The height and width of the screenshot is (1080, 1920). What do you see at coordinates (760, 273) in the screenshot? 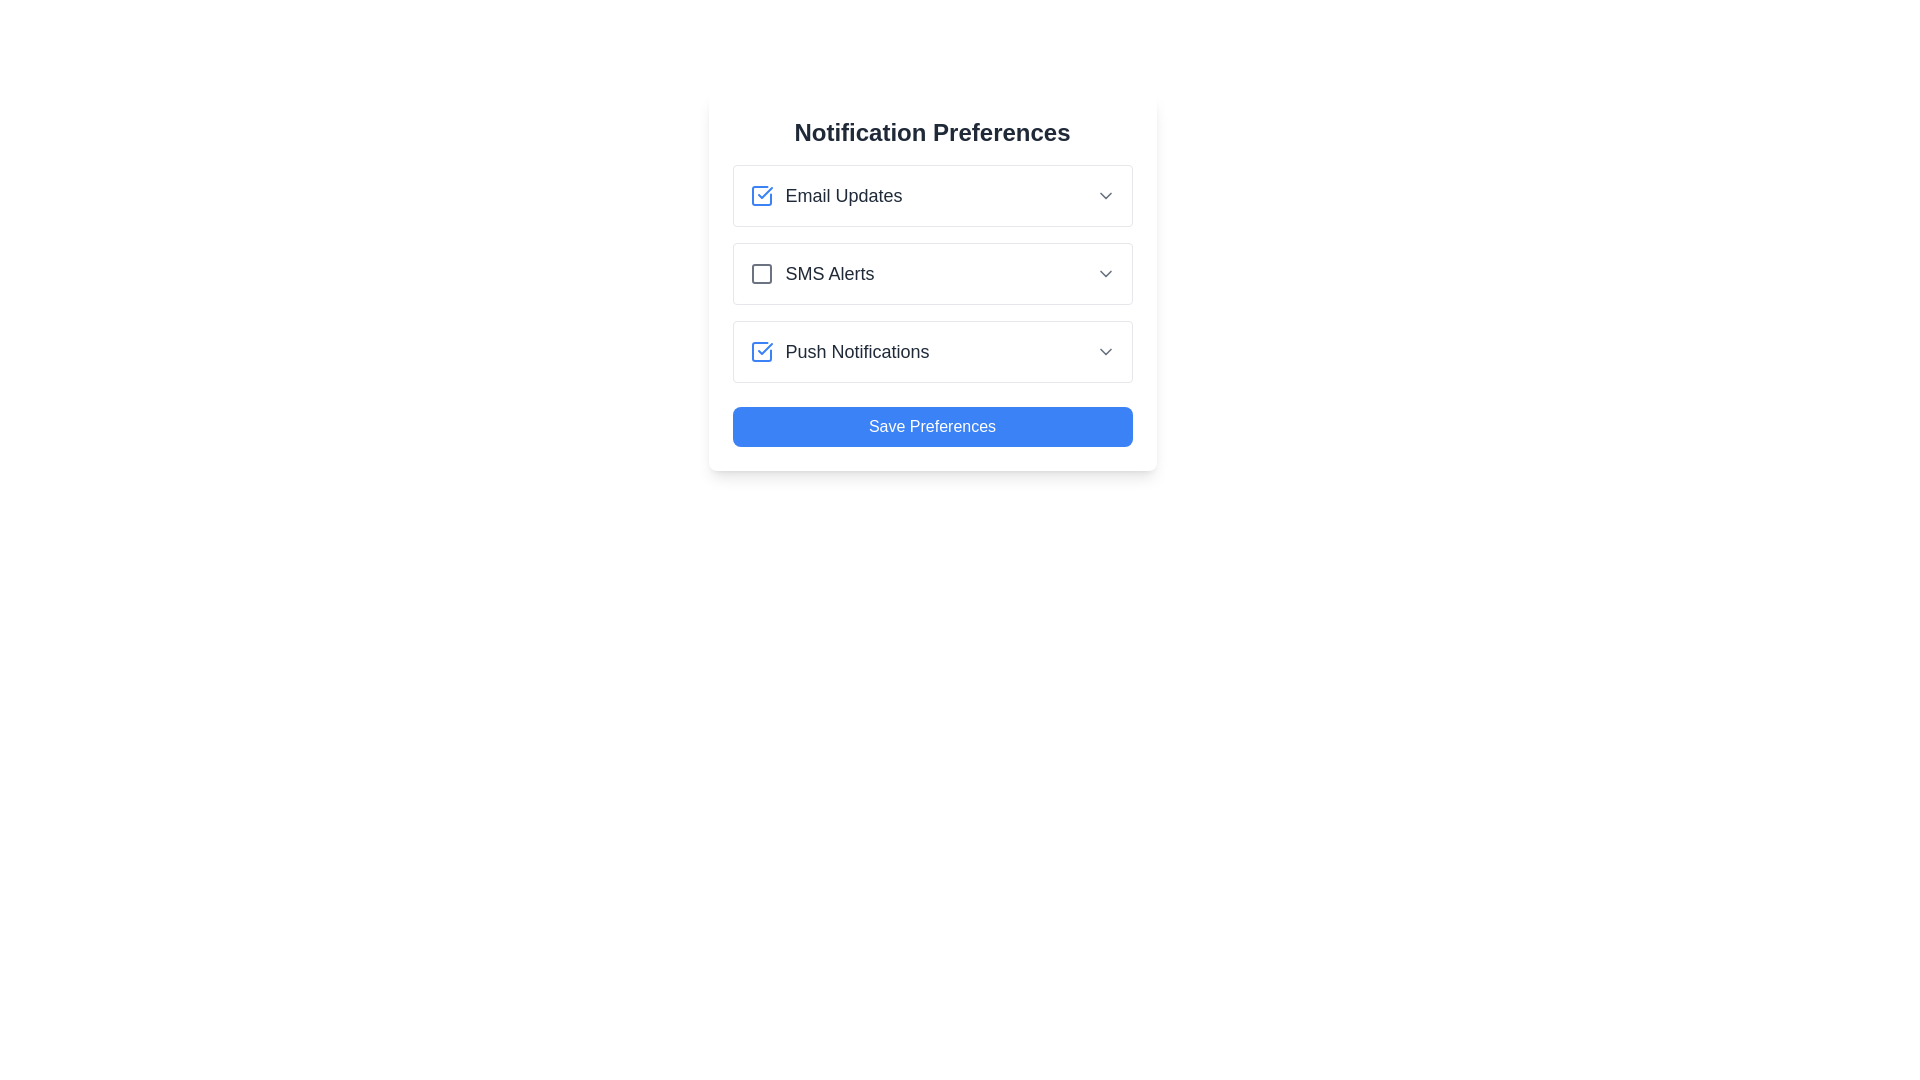
I see `the square checkbox with a gray border located in the second position of the vertical list under 'Notification Preferences'` at bounding box center [760, 273].